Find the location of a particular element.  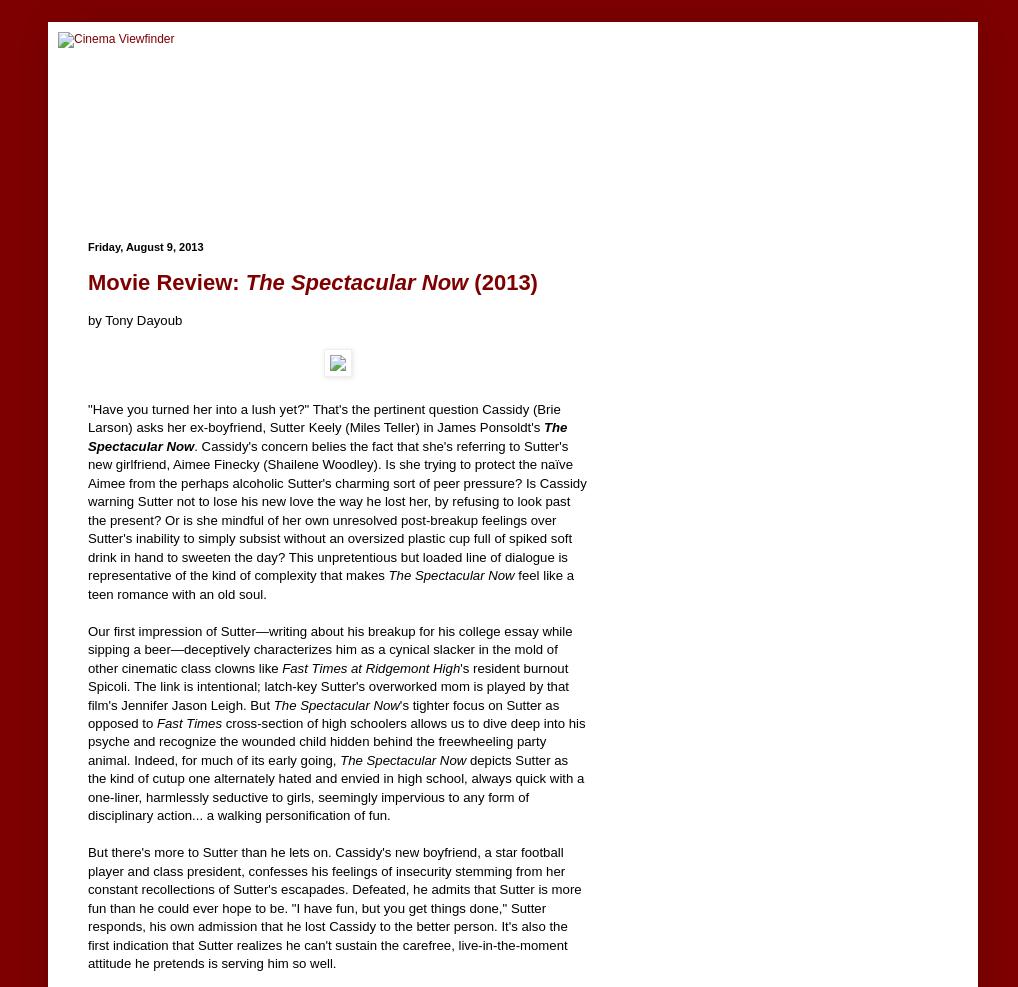

'But there's more to Sutter than he lets on. Cassidy's new boyfriend, a star football player and class president, confesses his feelings of insecurity stemming from her constant recollections of Sutter's escapades. Defeated, he admits that Sutter is more fun than he could ever hope to be. "I have fun, but you get things done," Sutter responds, his own admission that he lost Cassidy to the better person. It's also the first indication that Sutter realizes he can't sustain the carefree, live-in-the-moment attitude he pretends is serving him so well.' is located at coordinates (333, 907).